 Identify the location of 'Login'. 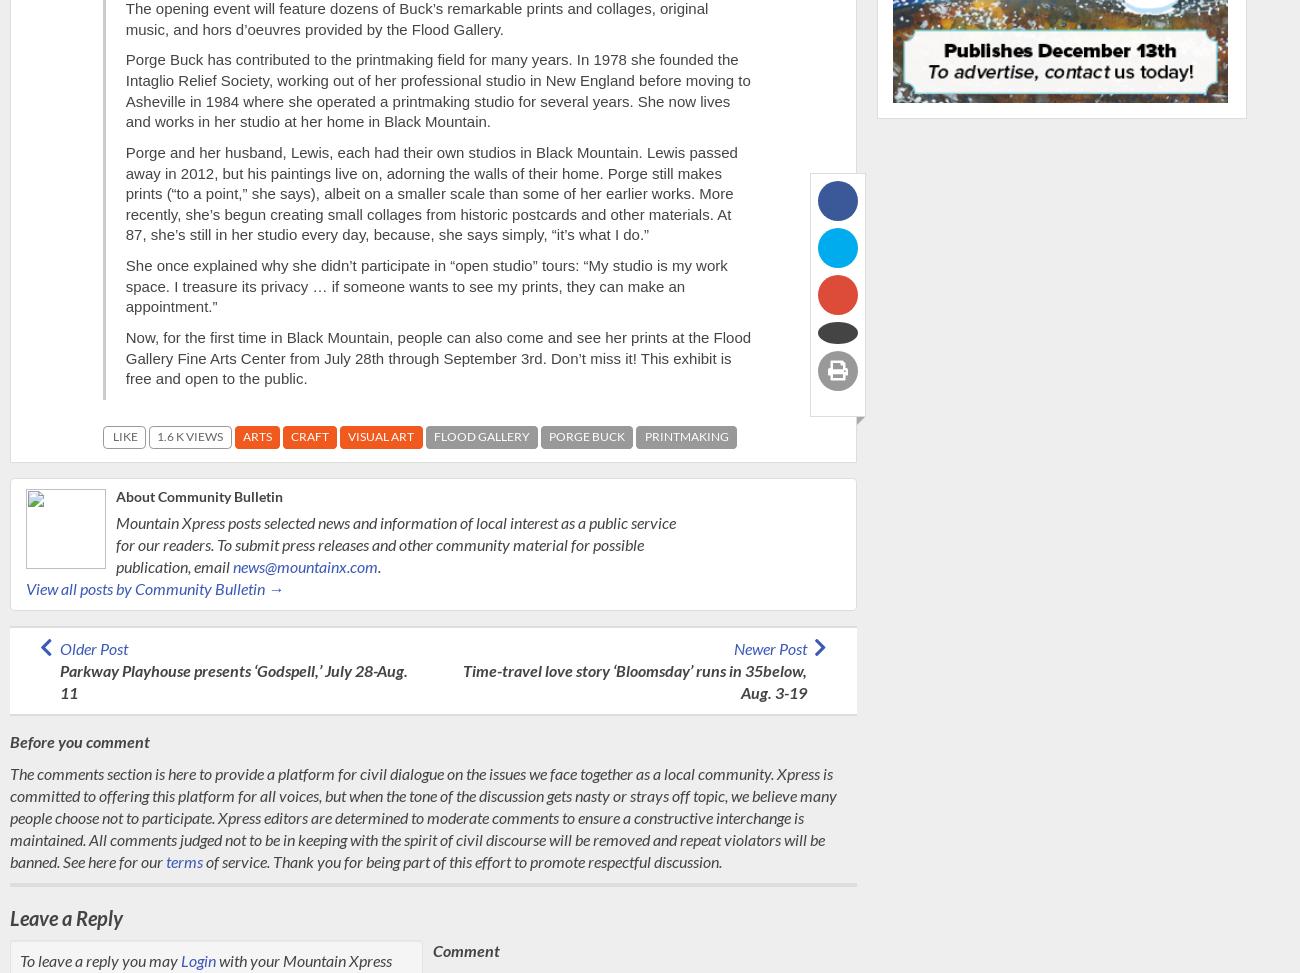
(180, 958).